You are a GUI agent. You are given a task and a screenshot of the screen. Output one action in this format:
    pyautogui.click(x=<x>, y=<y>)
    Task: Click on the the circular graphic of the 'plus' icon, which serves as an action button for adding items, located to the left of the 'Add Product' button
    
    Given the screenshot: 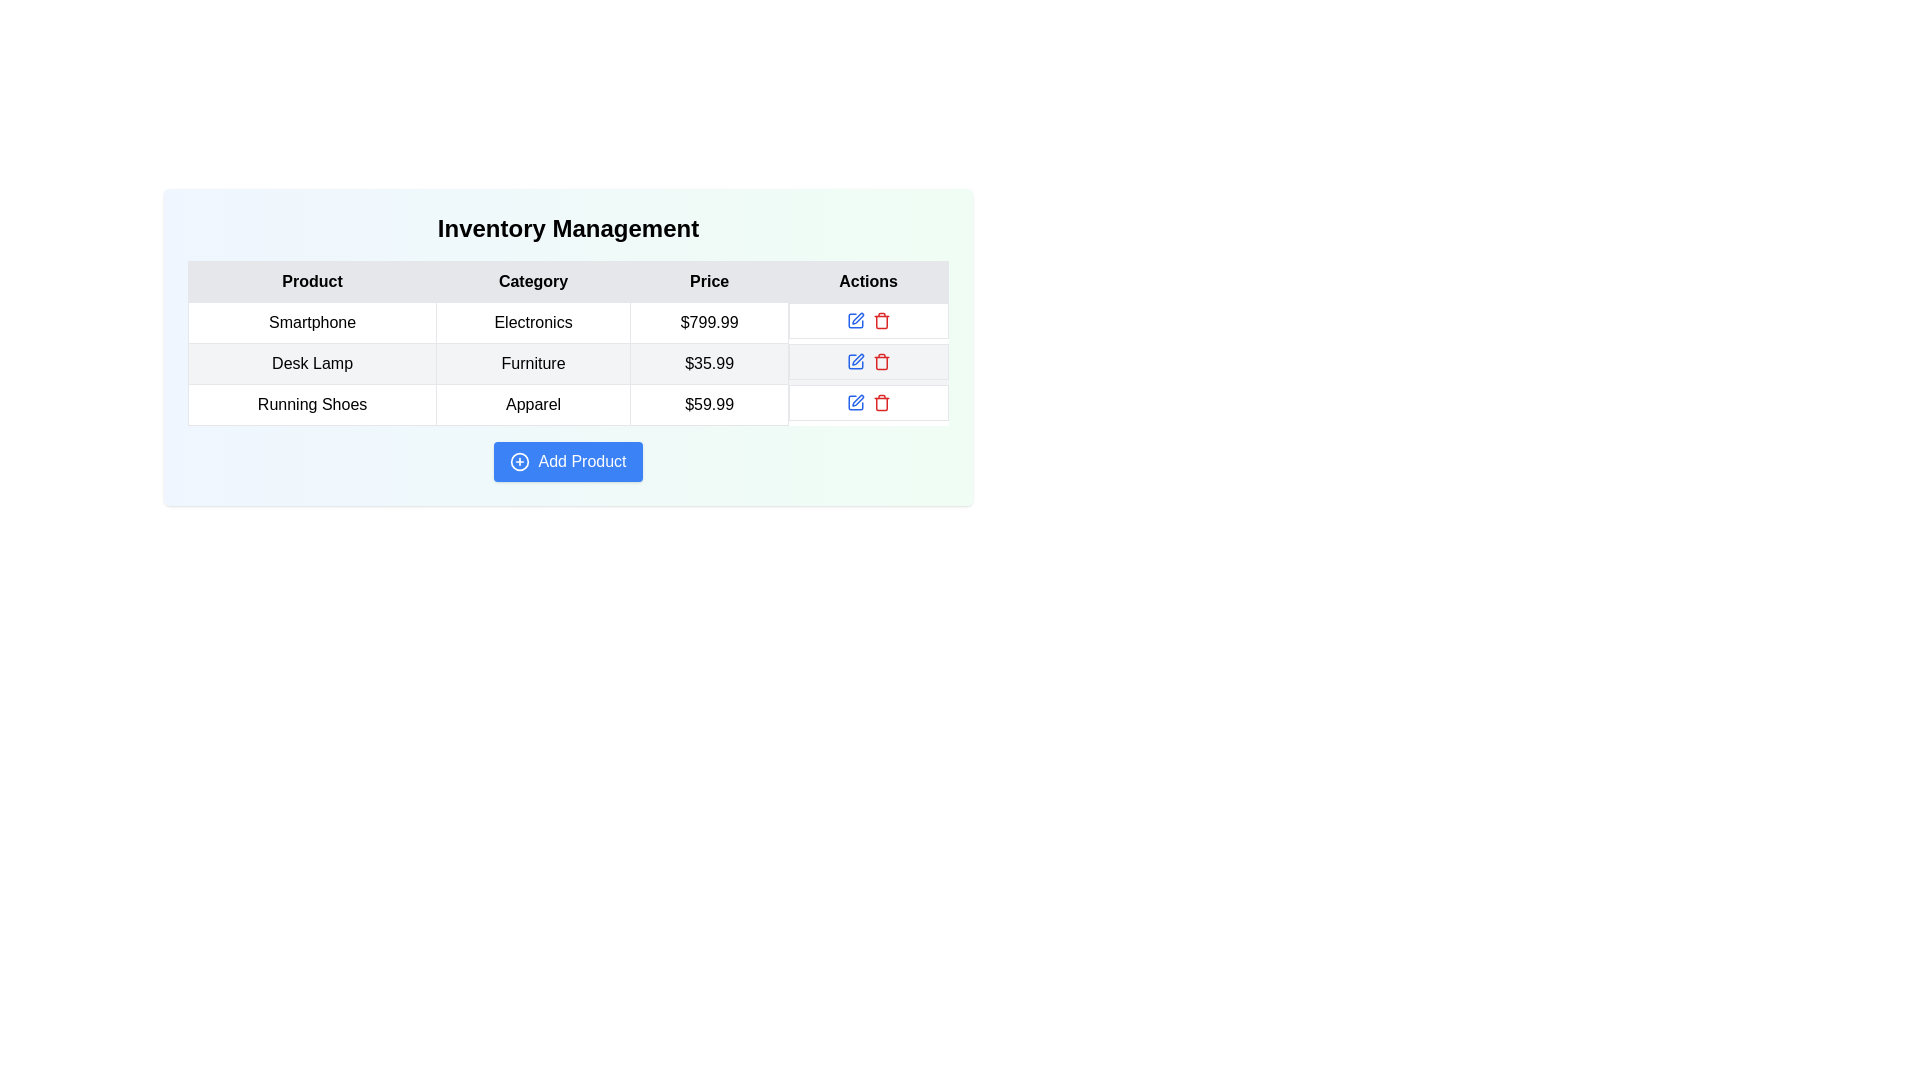 What is the action you would take?
    pyautogui.click(x=520, y=462)
    